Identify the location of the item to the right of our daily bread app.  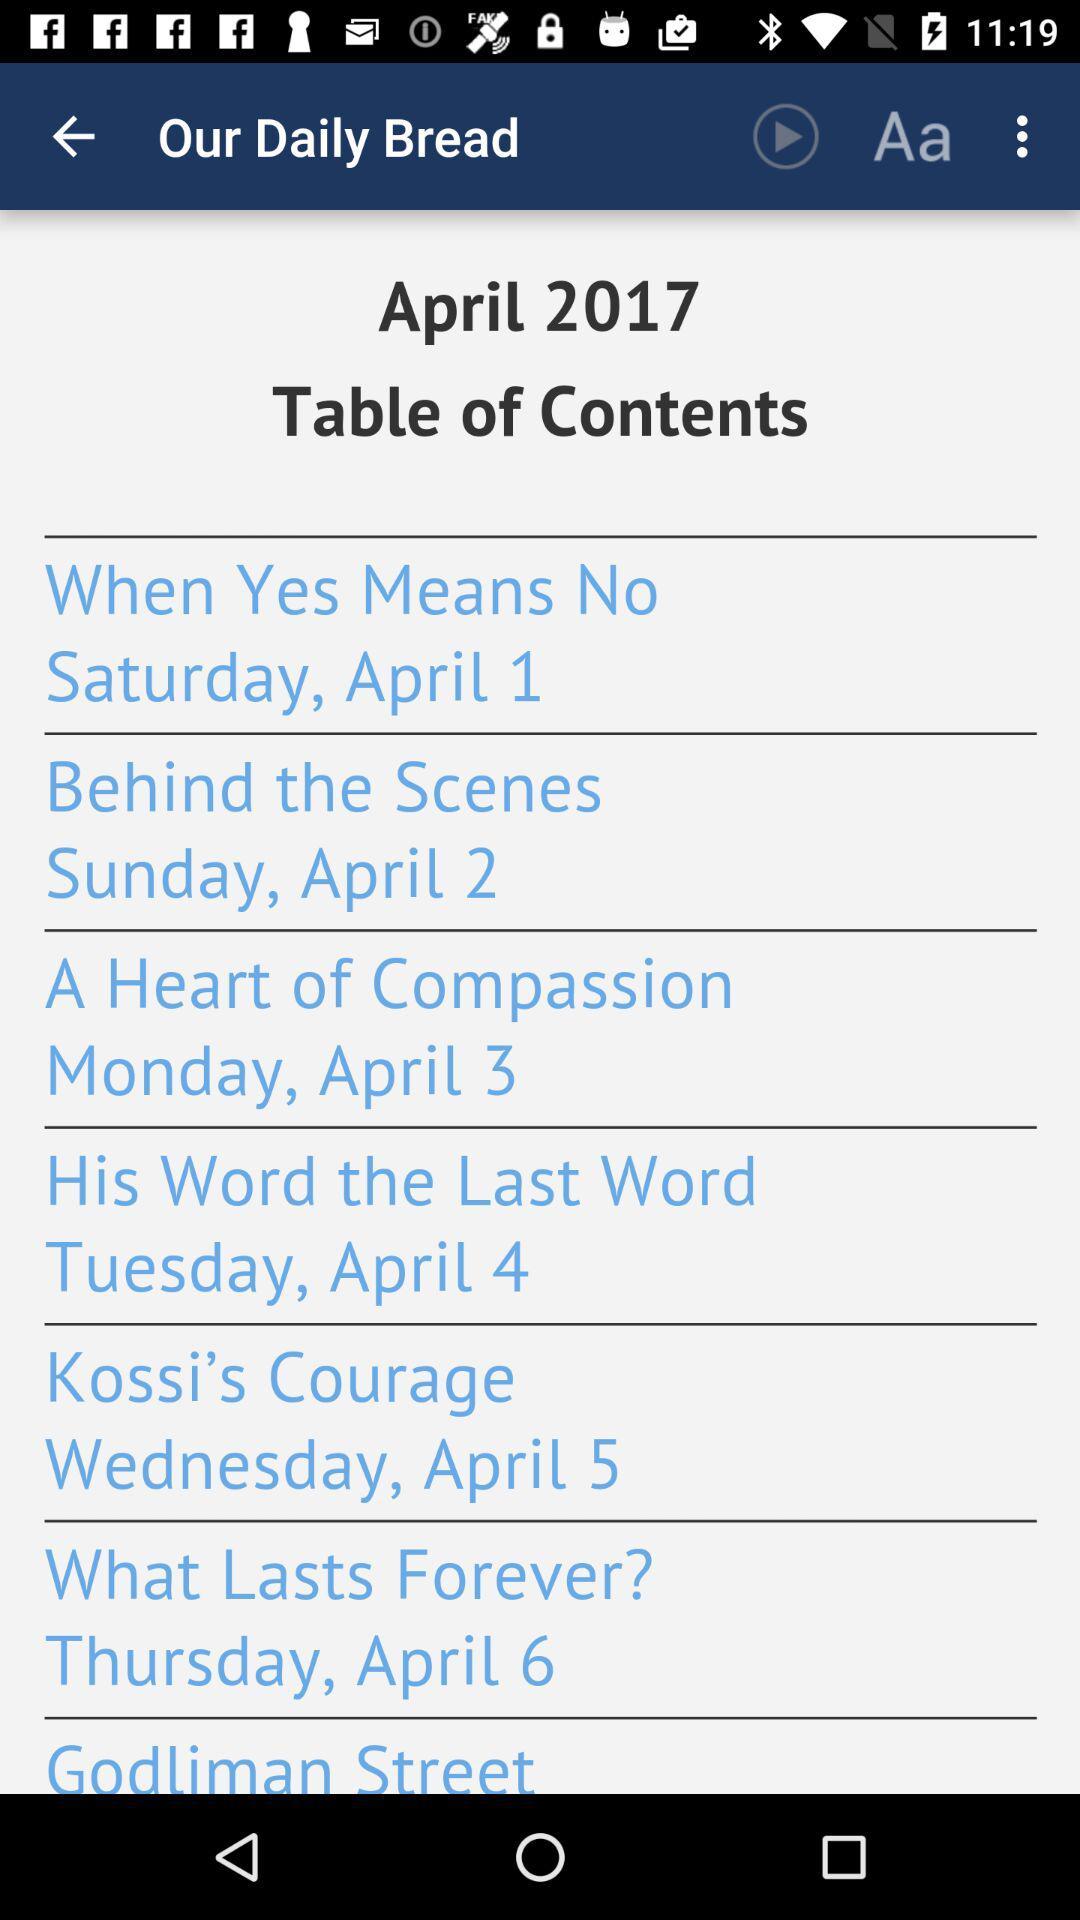
(785, 135).